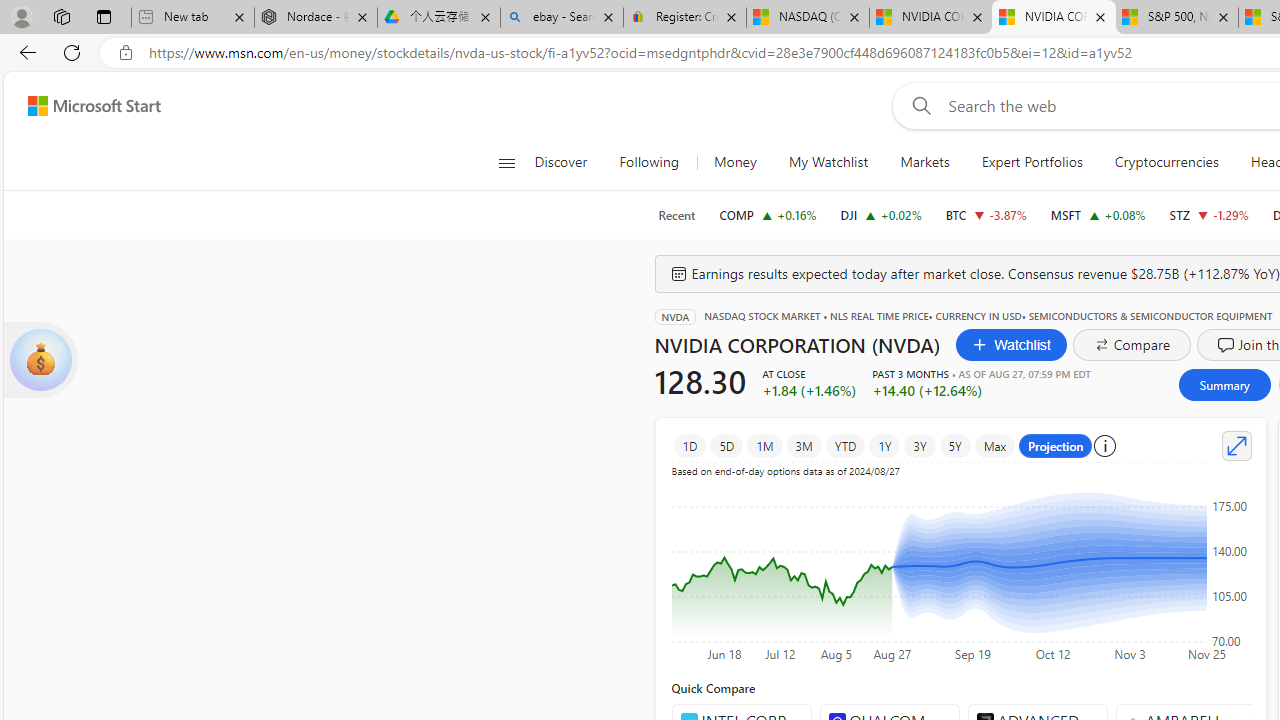 Image resolution: width=1280 pixels, height=720 pixels. I want to click on '1D', so click(689, 445).